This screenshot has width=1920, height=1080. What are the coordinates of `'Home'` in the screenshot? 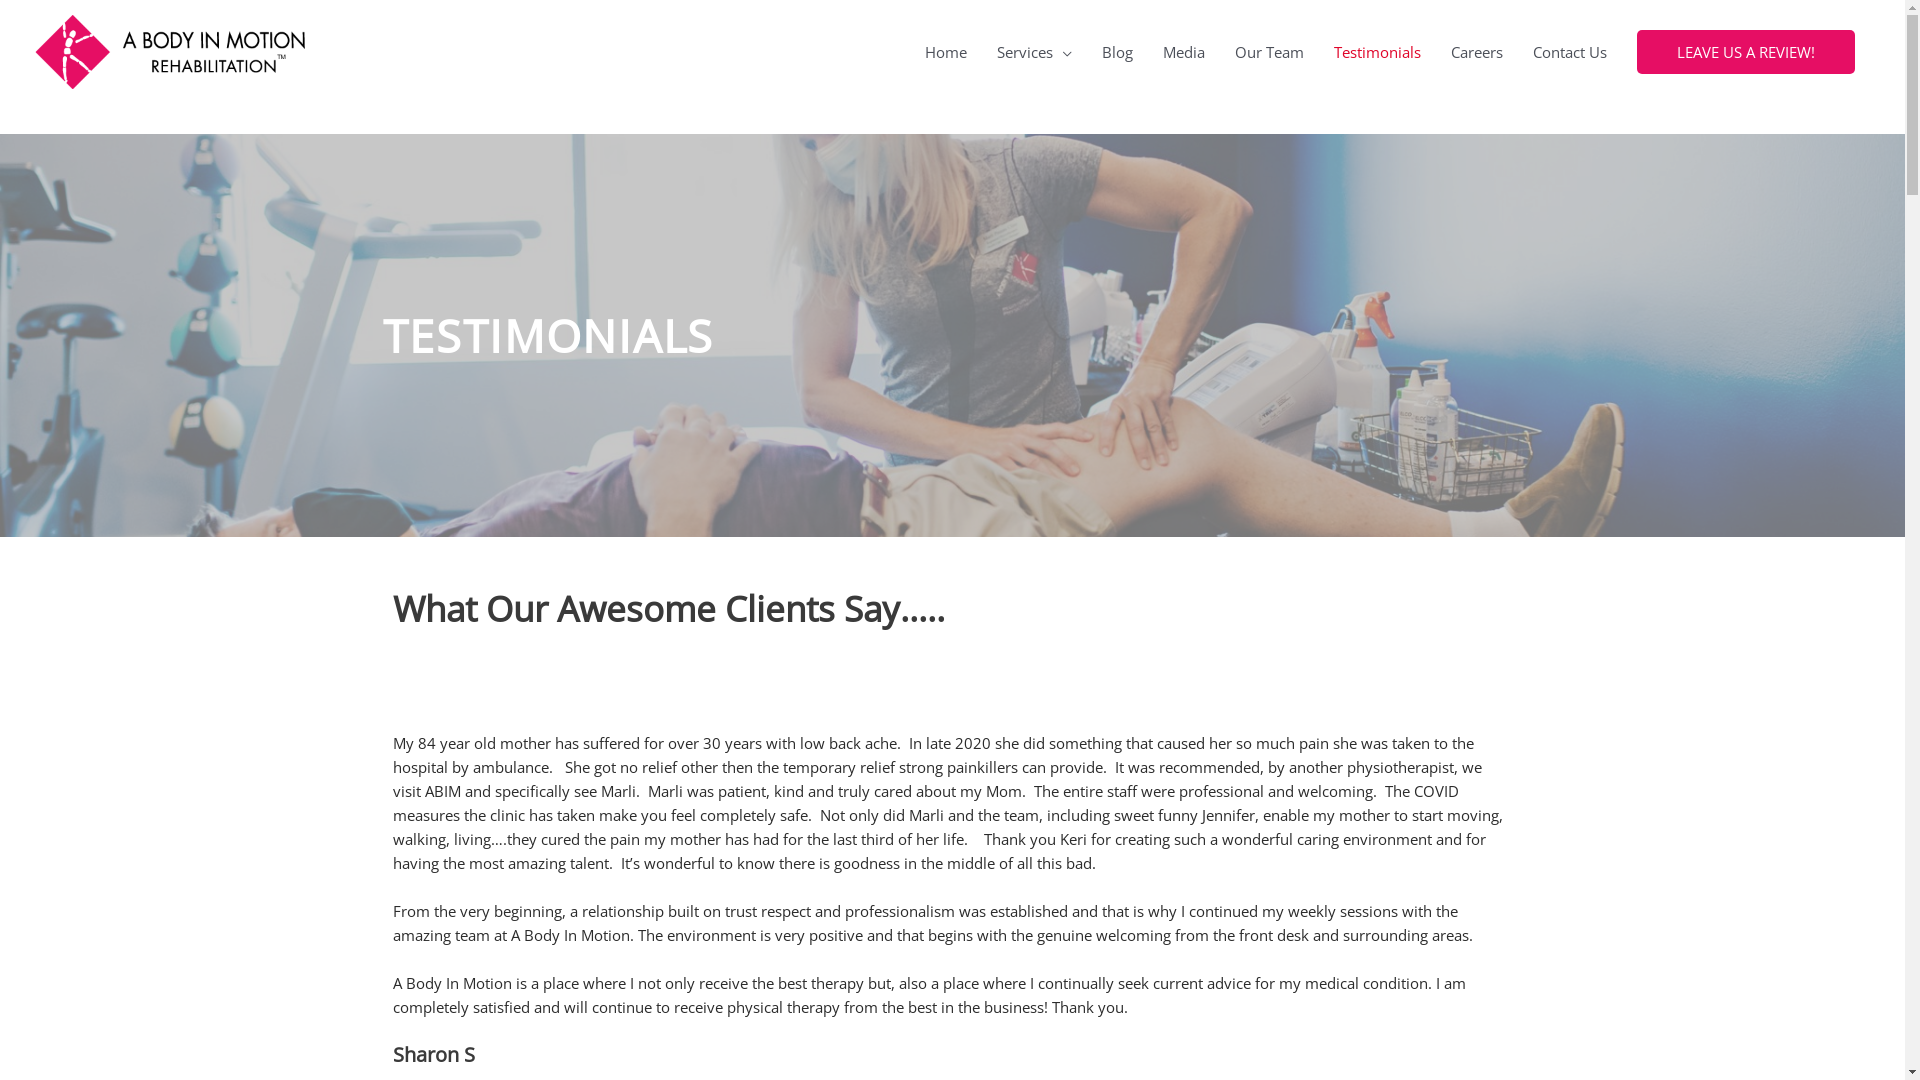 It's located at (909, 50).